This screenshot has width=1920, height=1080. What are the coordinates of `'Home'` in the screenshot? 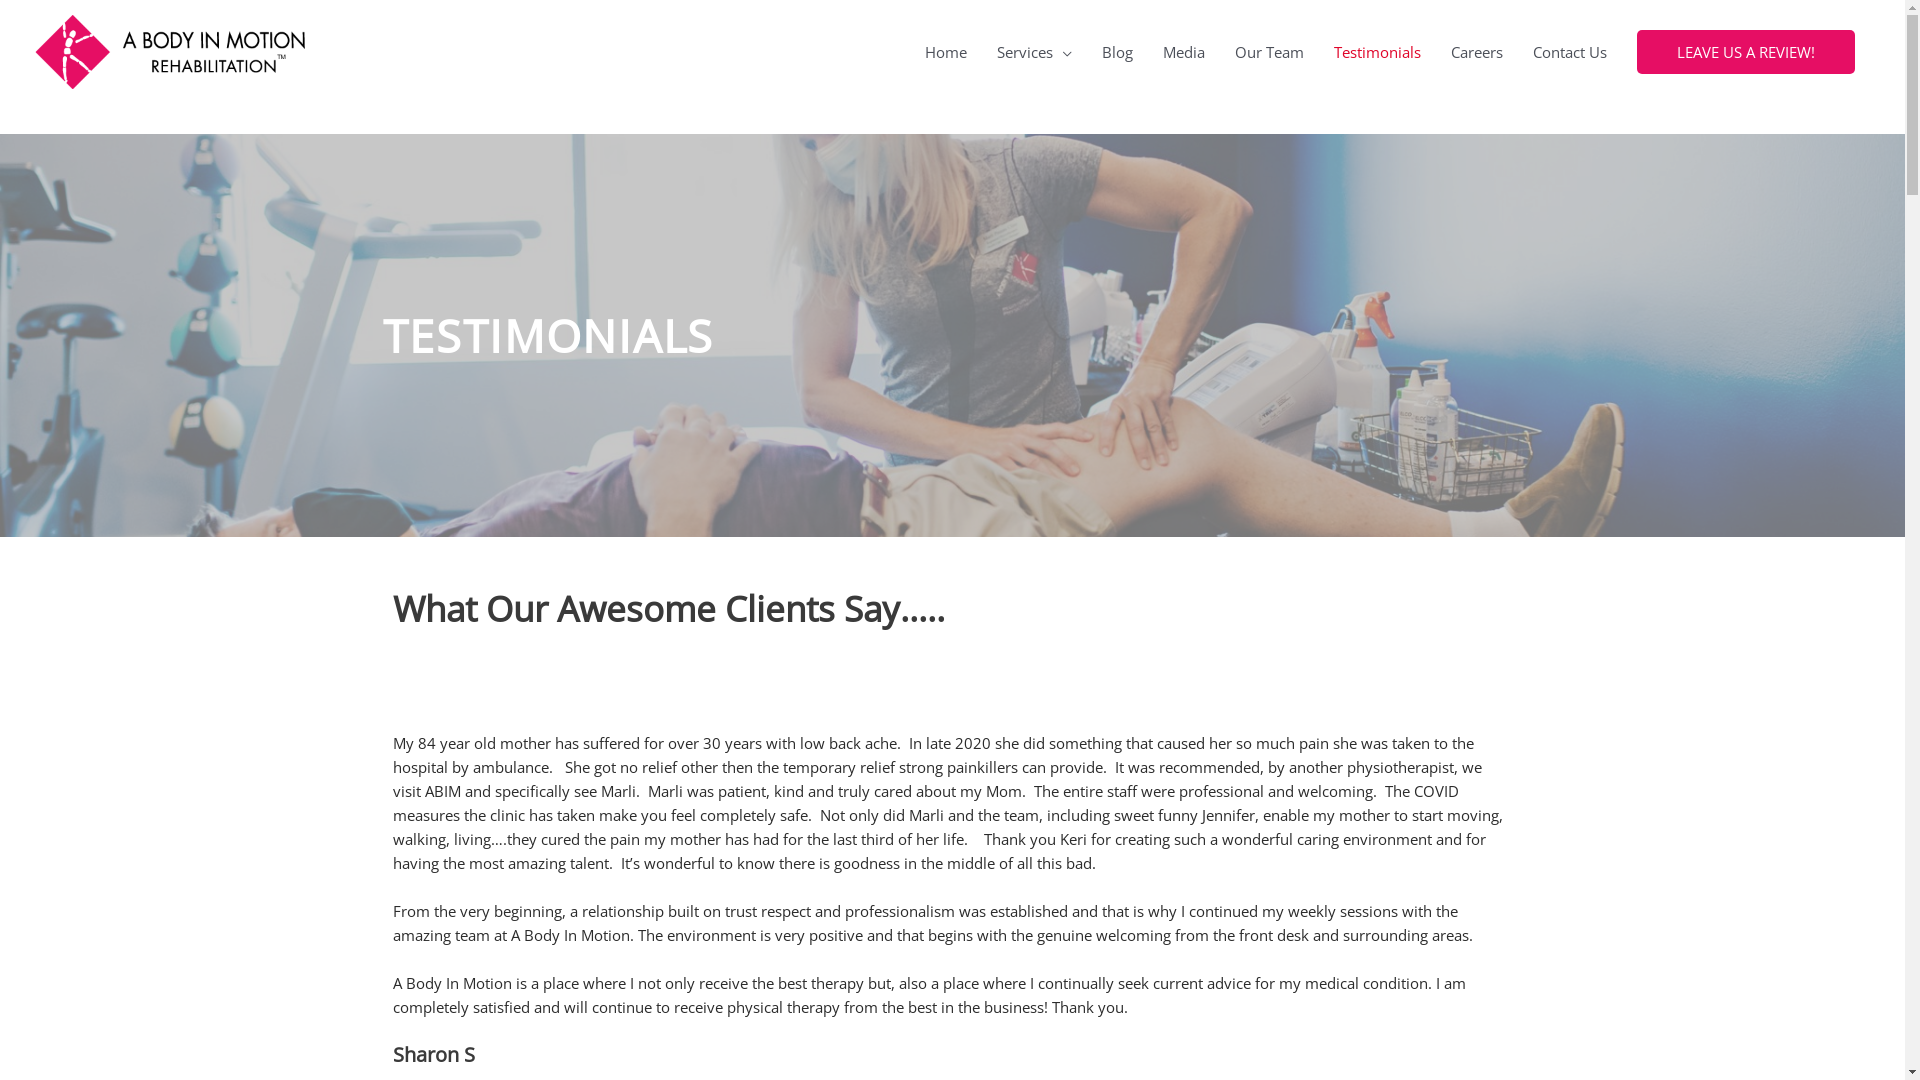 It's located at (909, 50).